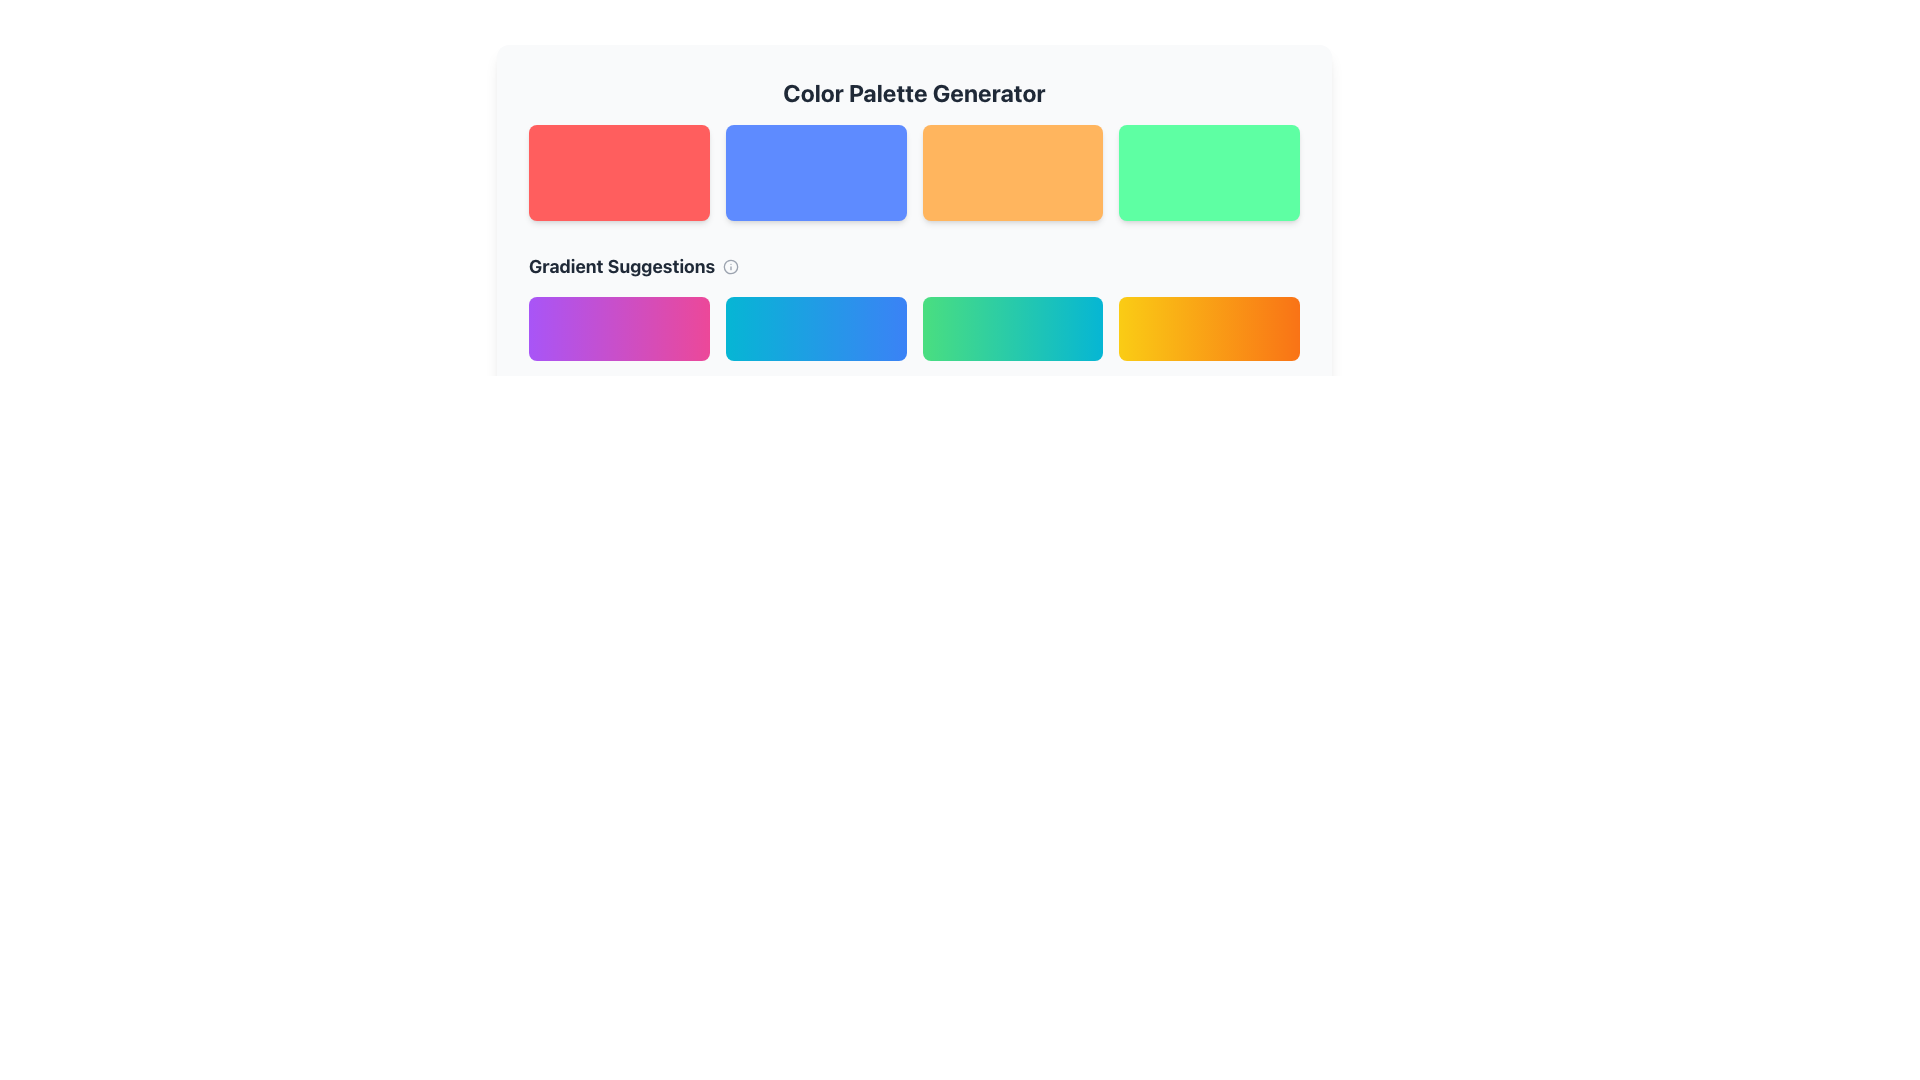  I want to click on the second card display element located beneath the title 'Color Palette Generator' in the grid layout, so click(913, 198).